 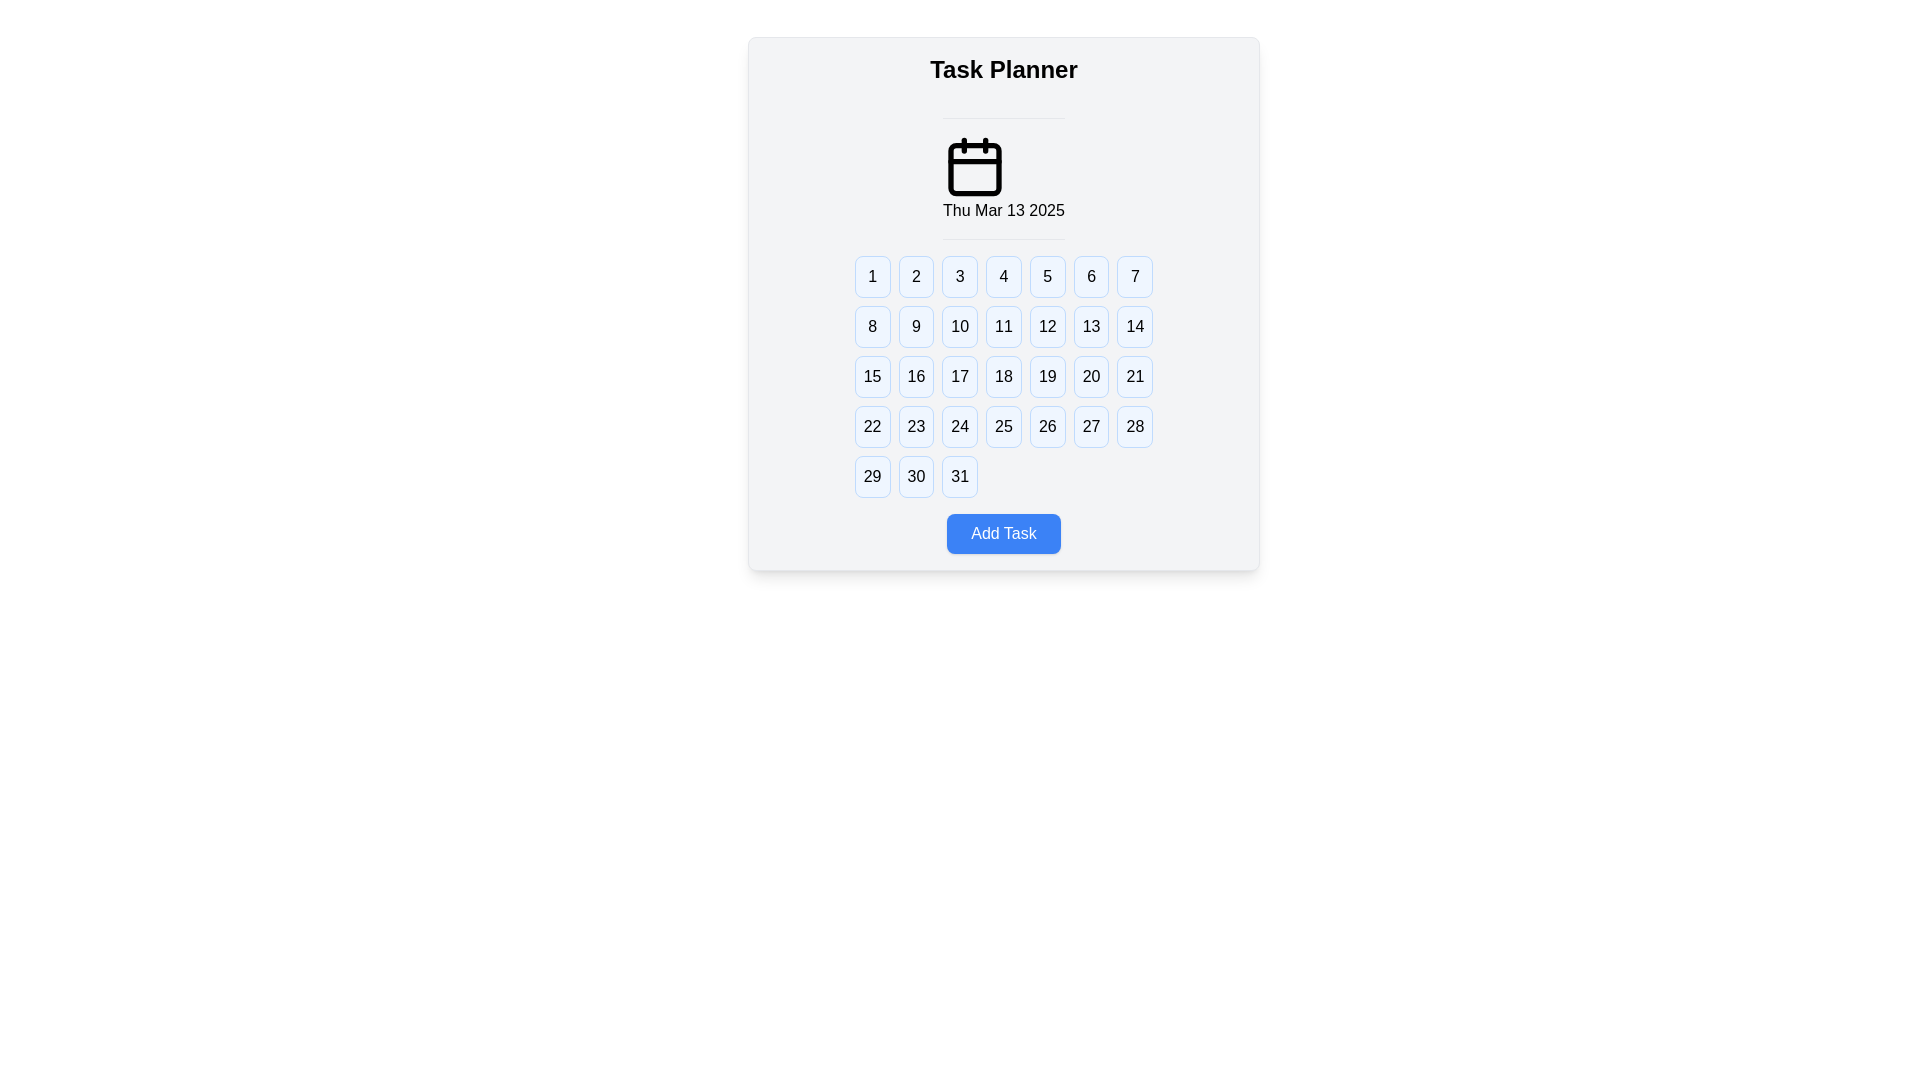 What do you see at coordinates (1003, 377) in the screenshot?
I see `the small rounded rectangle button with a light blue background and the text '18'` at bounding box center [1003, 377].